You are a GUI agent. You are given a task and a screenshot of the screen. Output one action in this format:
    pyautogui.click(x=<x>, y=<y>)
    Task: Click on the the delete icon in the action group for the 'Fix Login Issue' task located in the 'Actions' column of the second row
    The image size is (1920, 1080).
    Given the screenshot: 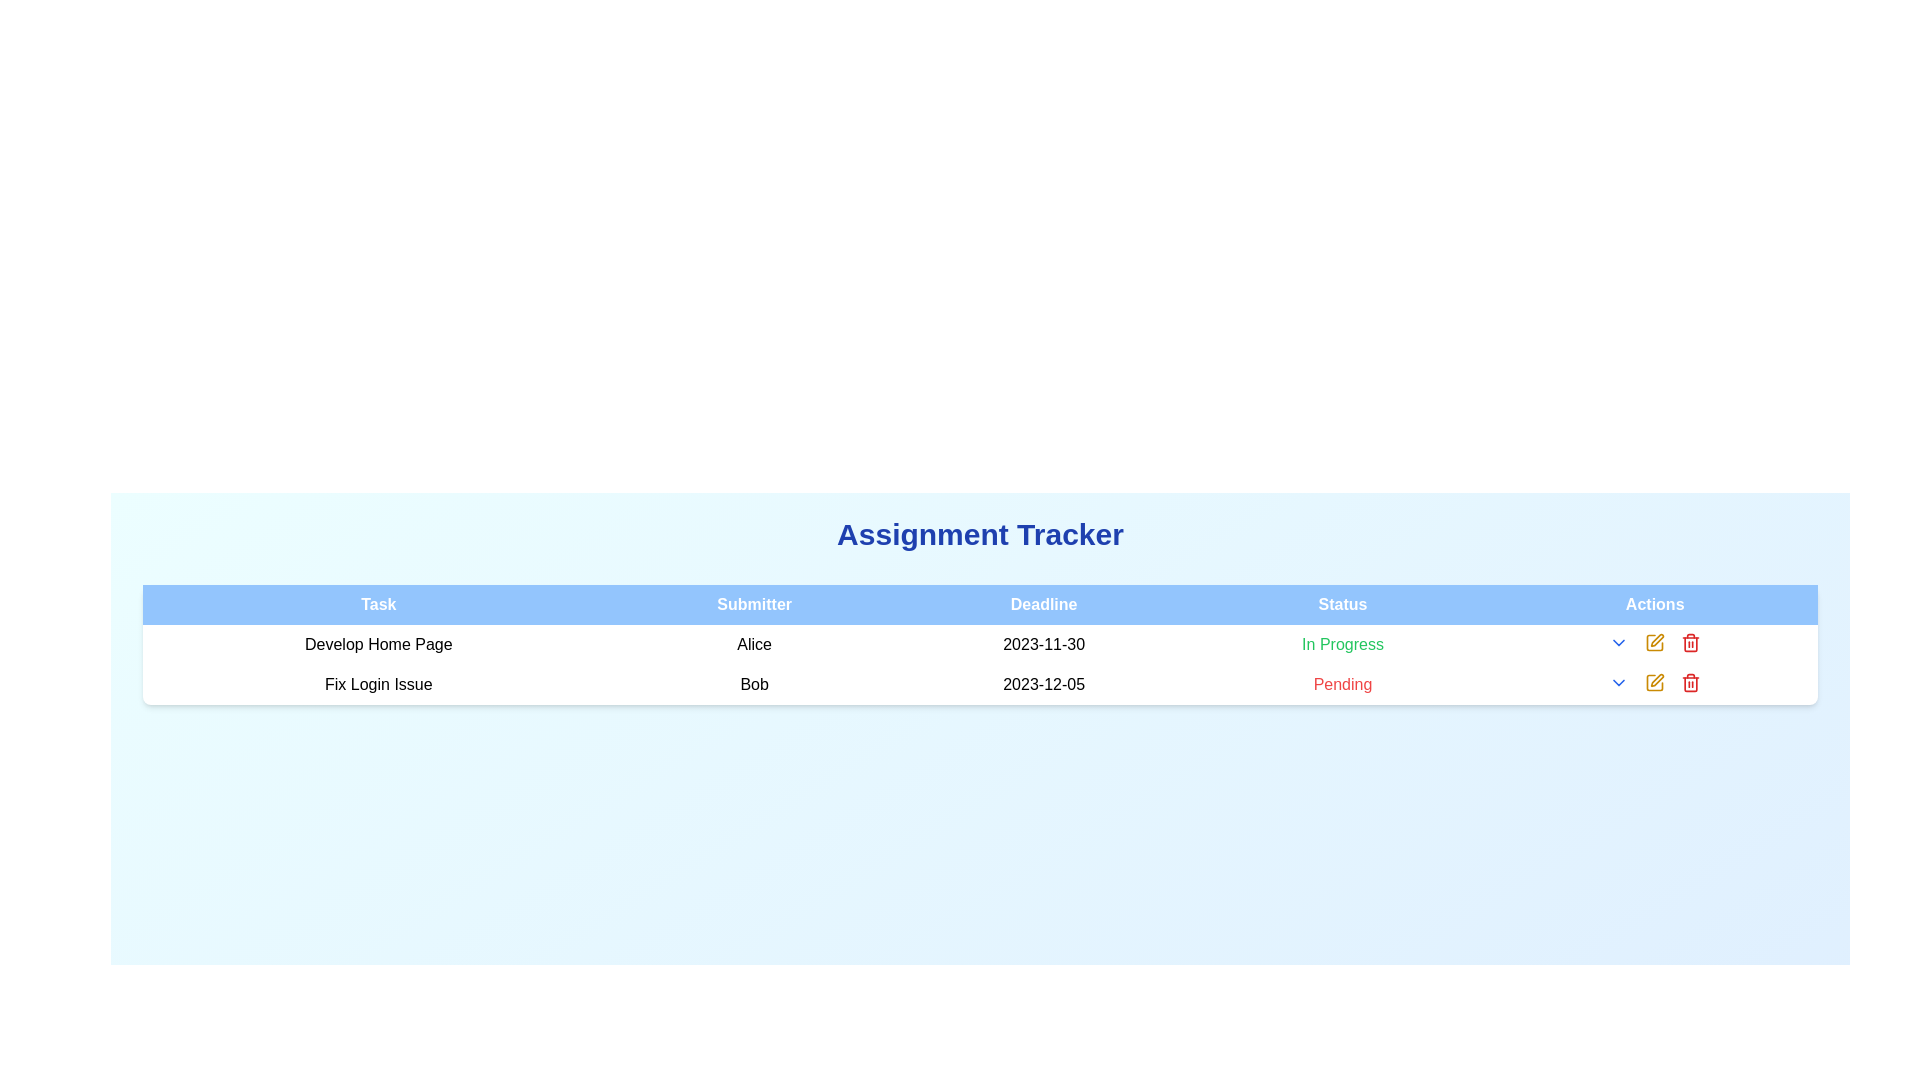 What is the action you would take?
    pyautogui.click(x=1655, y=681)
    